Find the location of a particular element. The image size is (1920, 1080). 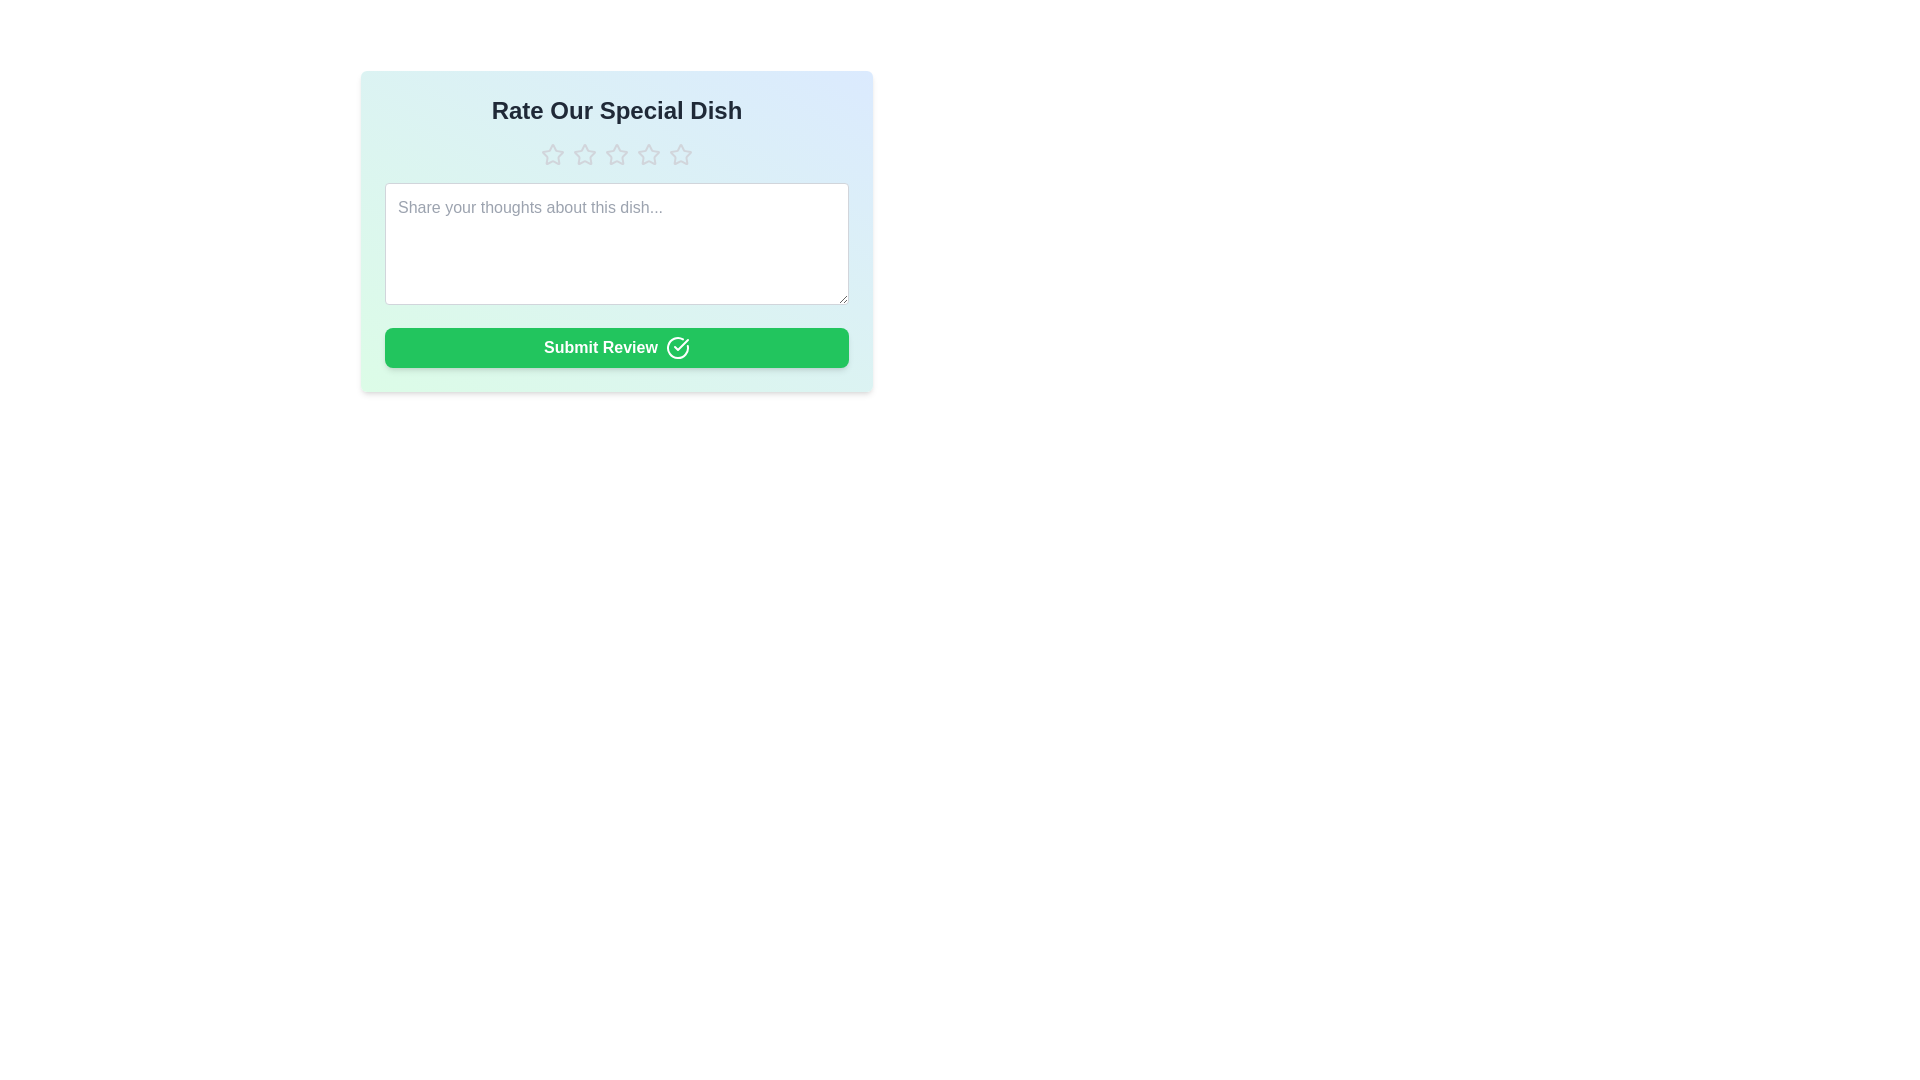

the submit review button is located at coordinates (616, 346).